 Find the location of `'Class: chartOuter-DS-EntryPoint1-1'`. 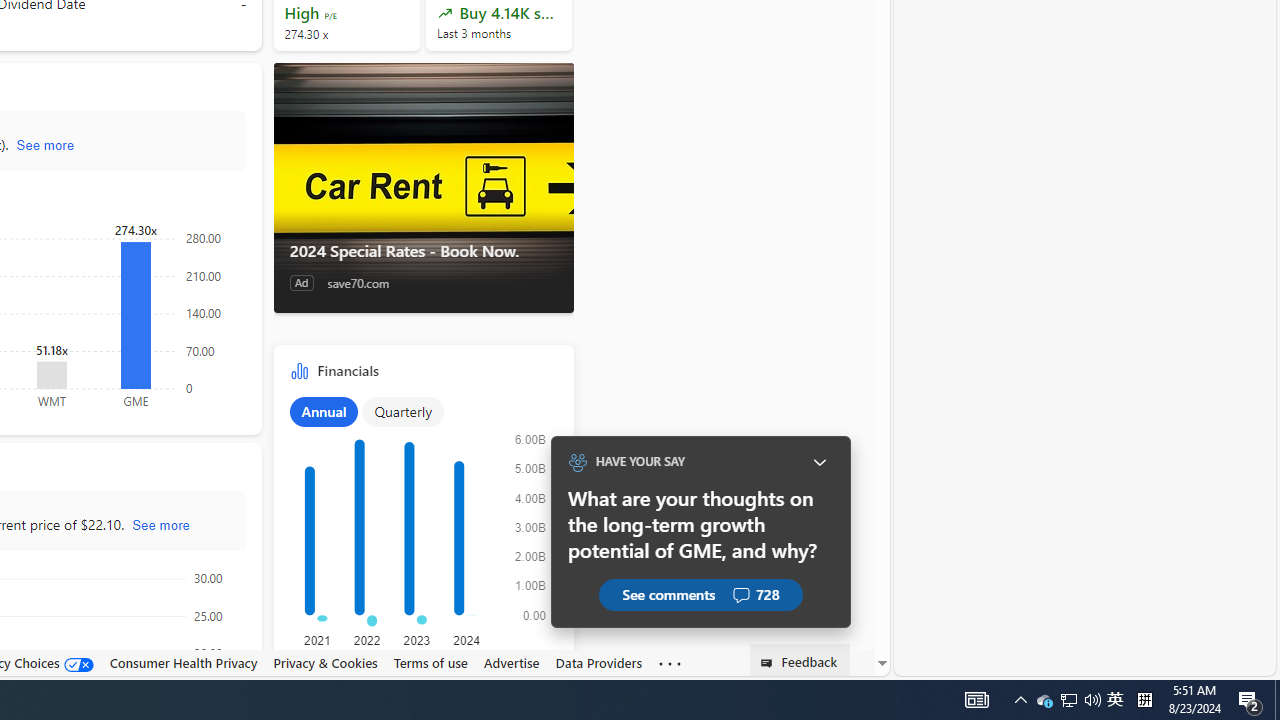

'Class: chartOuter-DS-EntryPoint1-1' is located at coordinates (418, 532).